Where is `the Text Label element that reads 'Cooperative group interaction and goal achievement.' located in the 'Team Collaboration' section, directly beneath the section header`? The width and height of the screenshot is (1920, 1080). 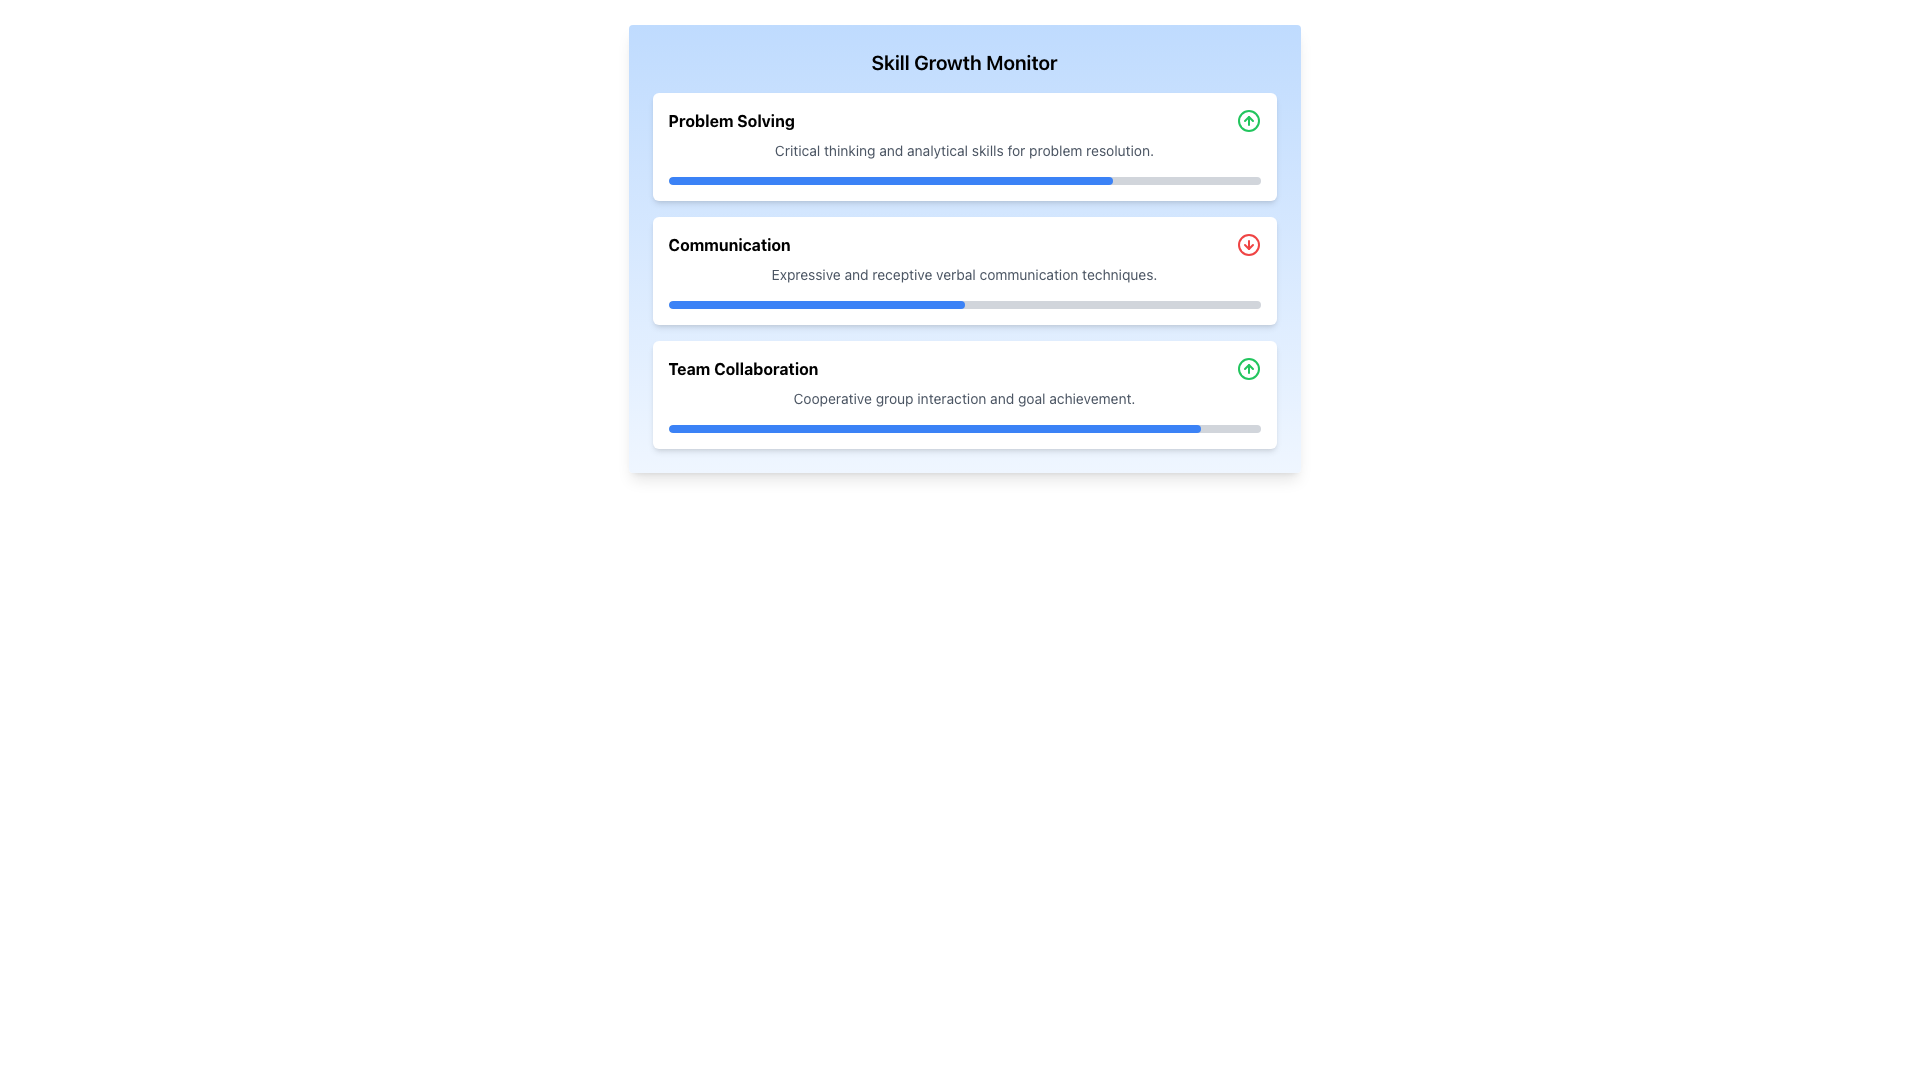
the Text Label element that reads 'Cooperative group interaction and goal achievement.' located in the 'Team Collaboration' section, directly beneath the section header is located at coordinates (964, 398).